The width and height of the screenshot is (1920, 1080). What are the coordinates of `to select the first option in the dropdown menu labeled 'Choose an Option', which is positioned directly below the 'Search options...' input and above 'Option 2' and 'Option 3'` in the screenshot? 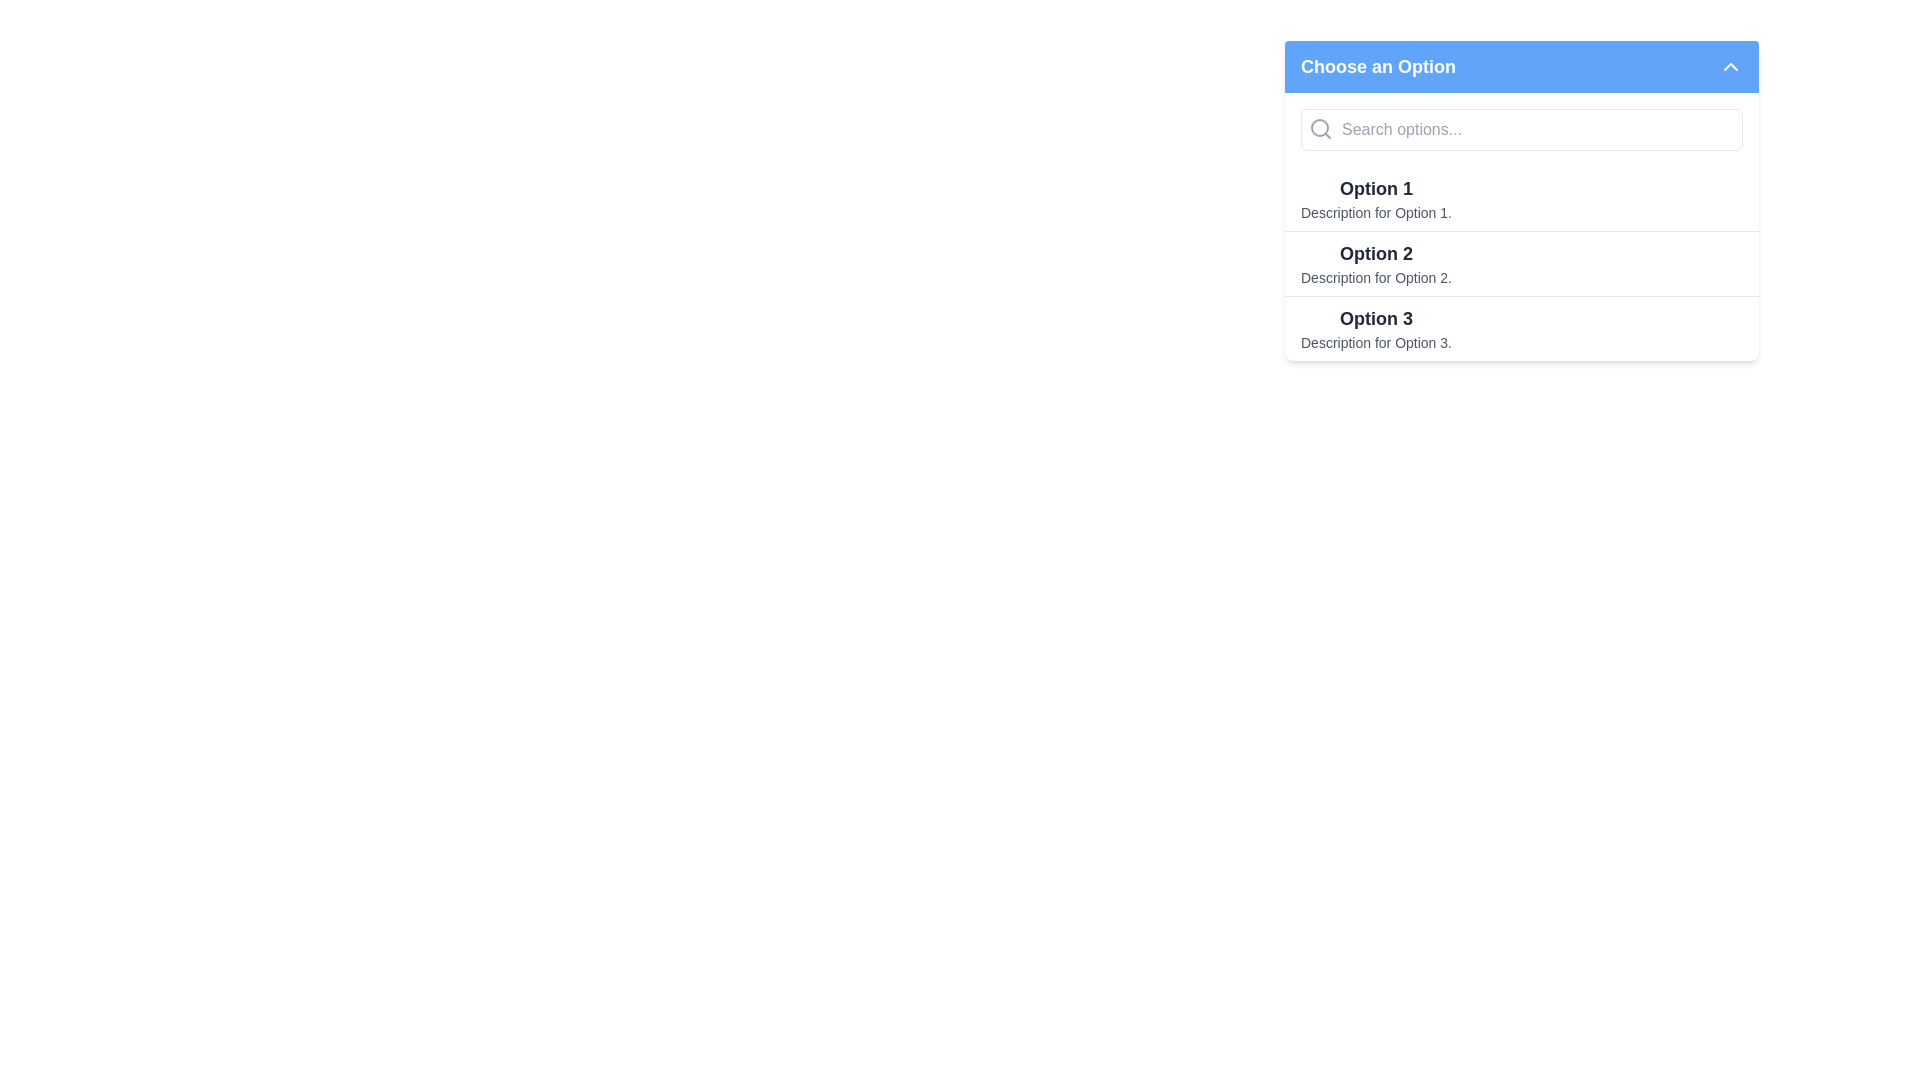 It's located at (1520, 199).